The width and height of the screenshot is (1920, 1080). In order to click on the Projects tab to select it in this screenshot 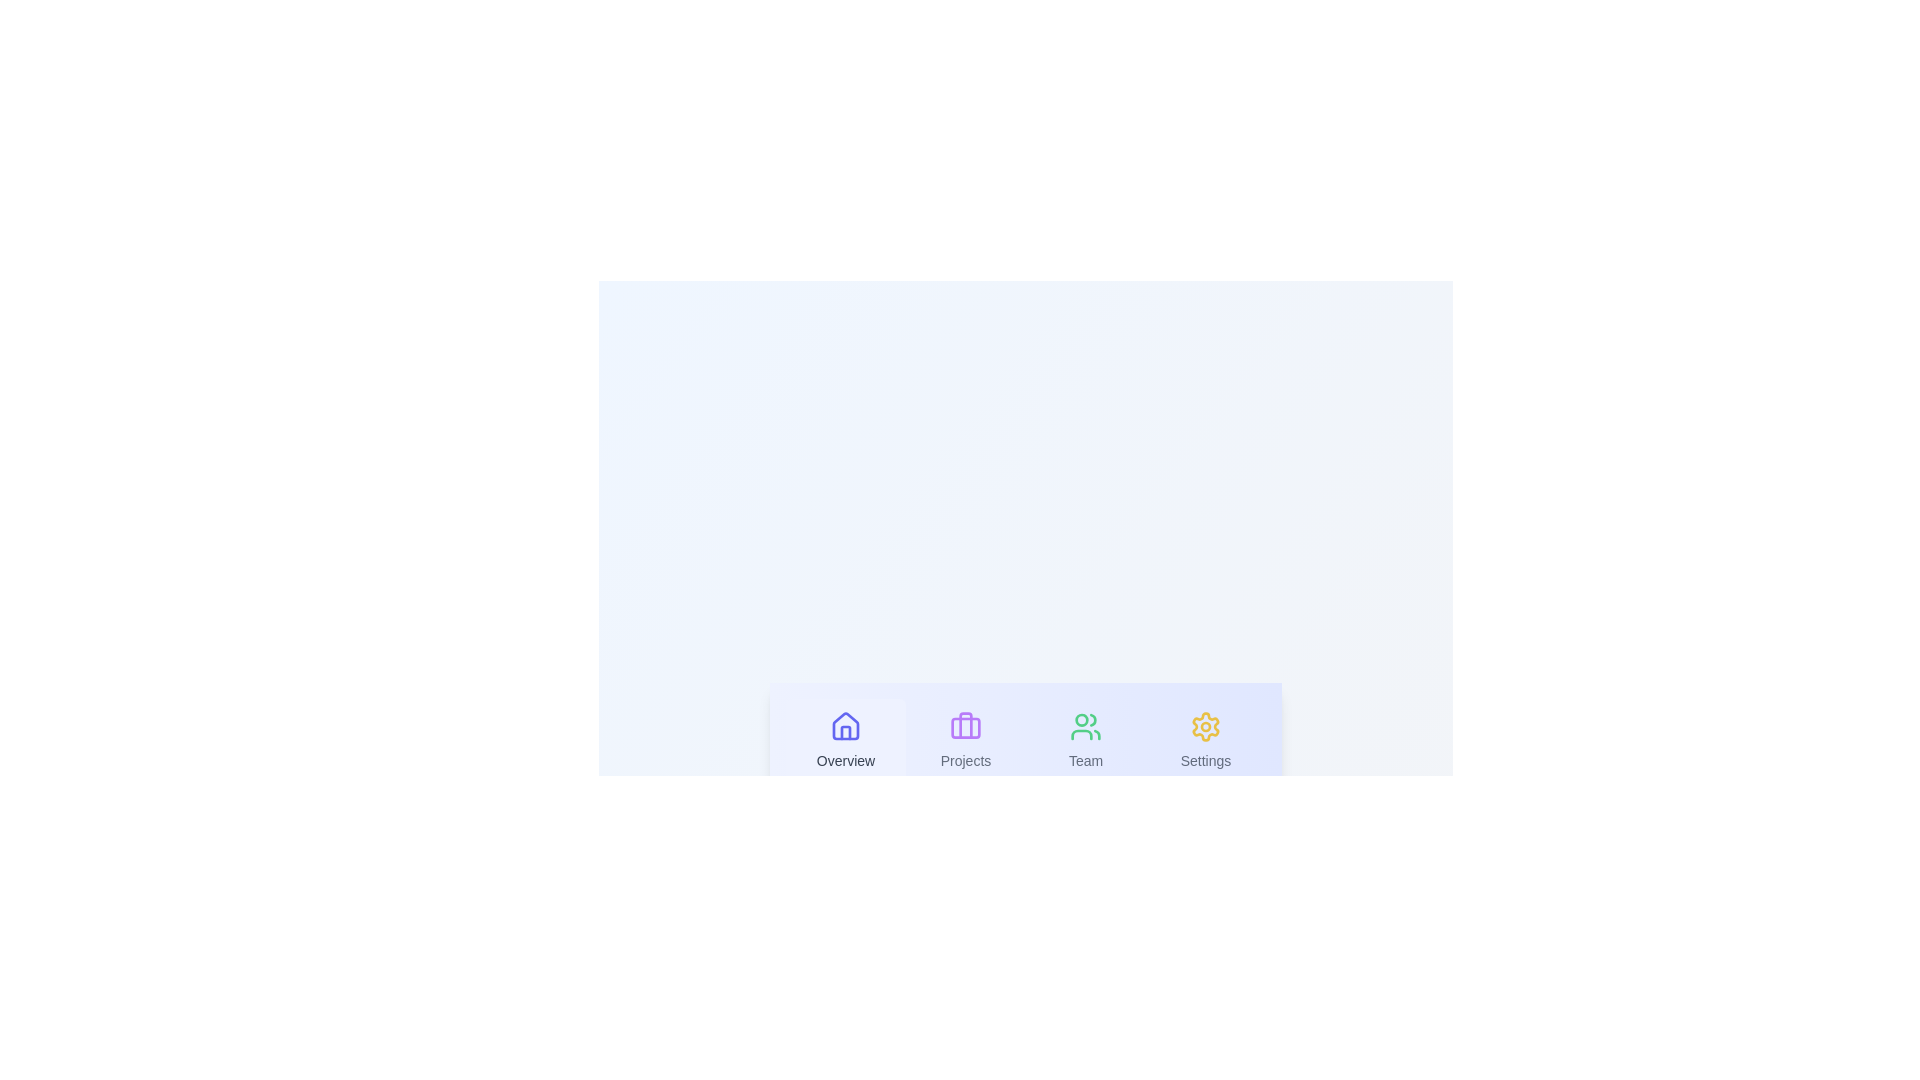, I will do `click(965, 742)`.